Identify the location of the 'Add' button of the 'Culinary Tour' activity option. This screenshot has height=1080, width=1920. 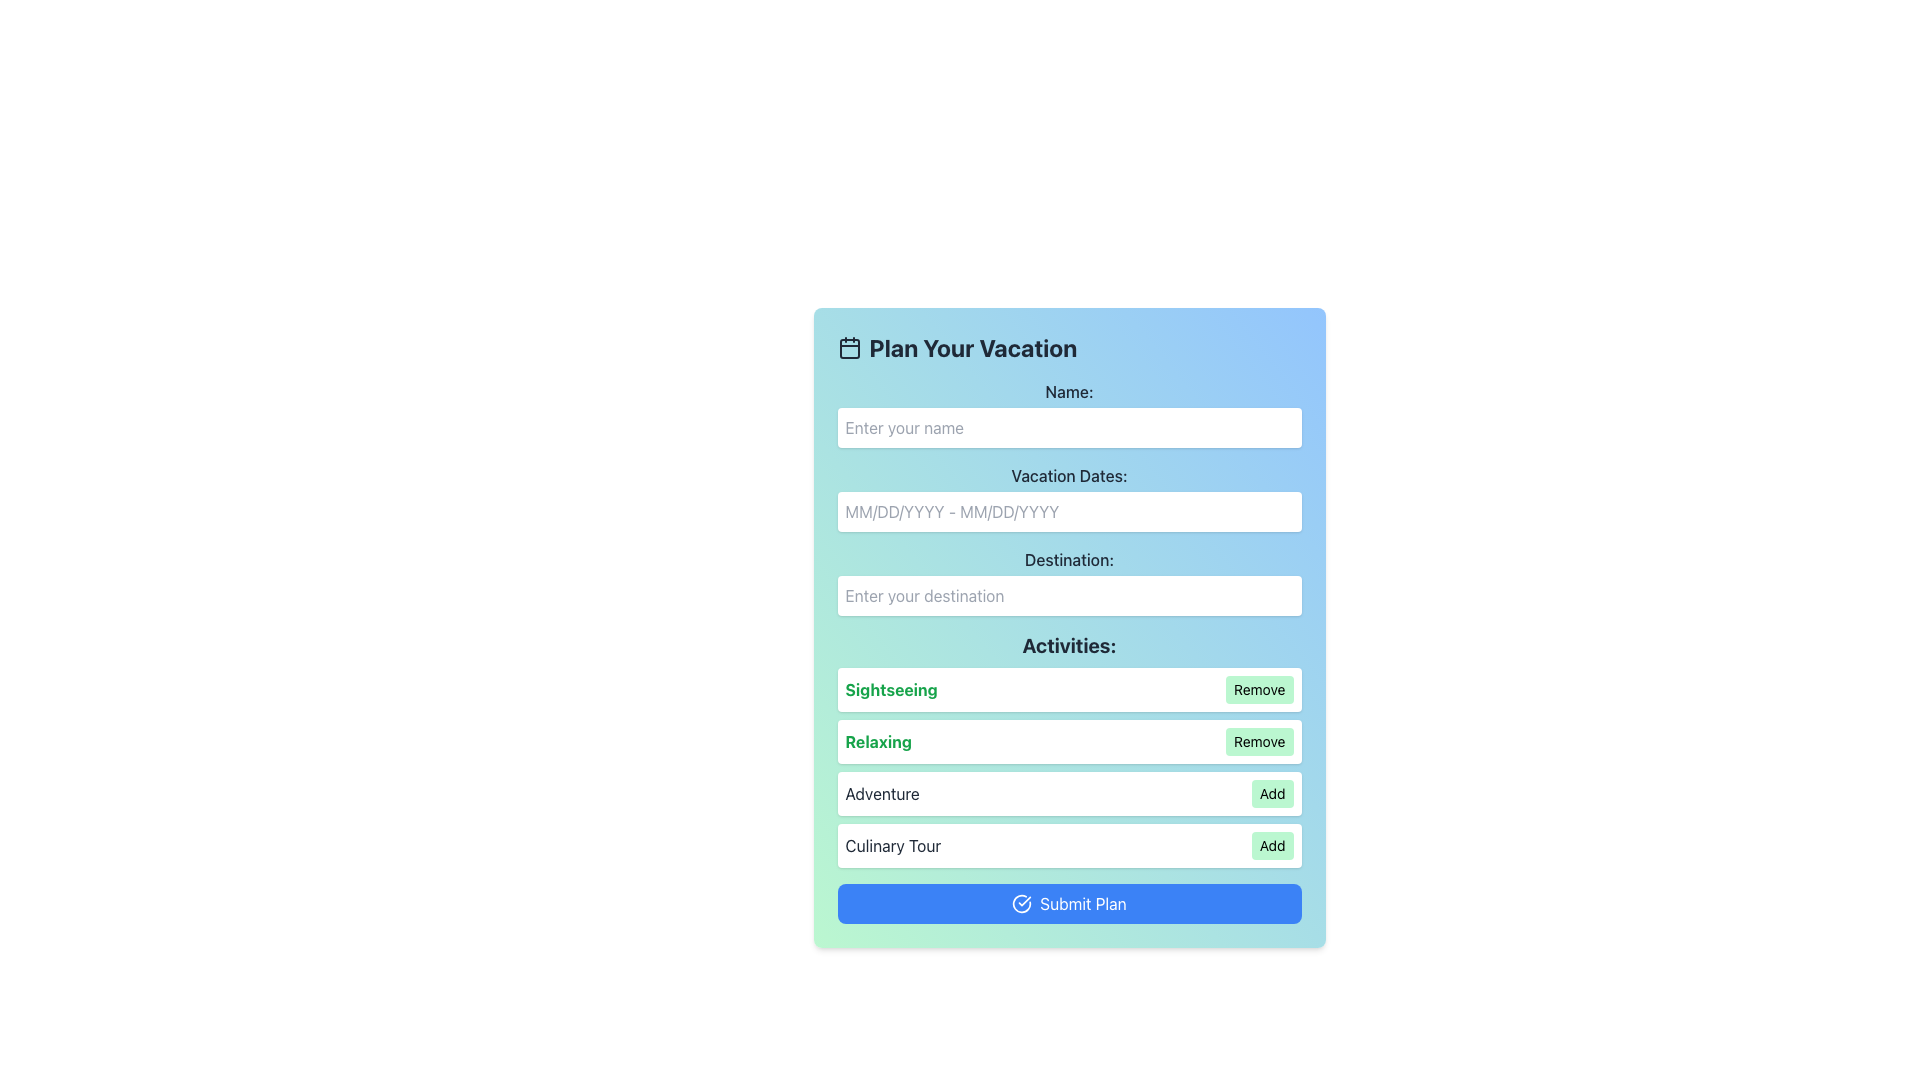
(1068, 845).